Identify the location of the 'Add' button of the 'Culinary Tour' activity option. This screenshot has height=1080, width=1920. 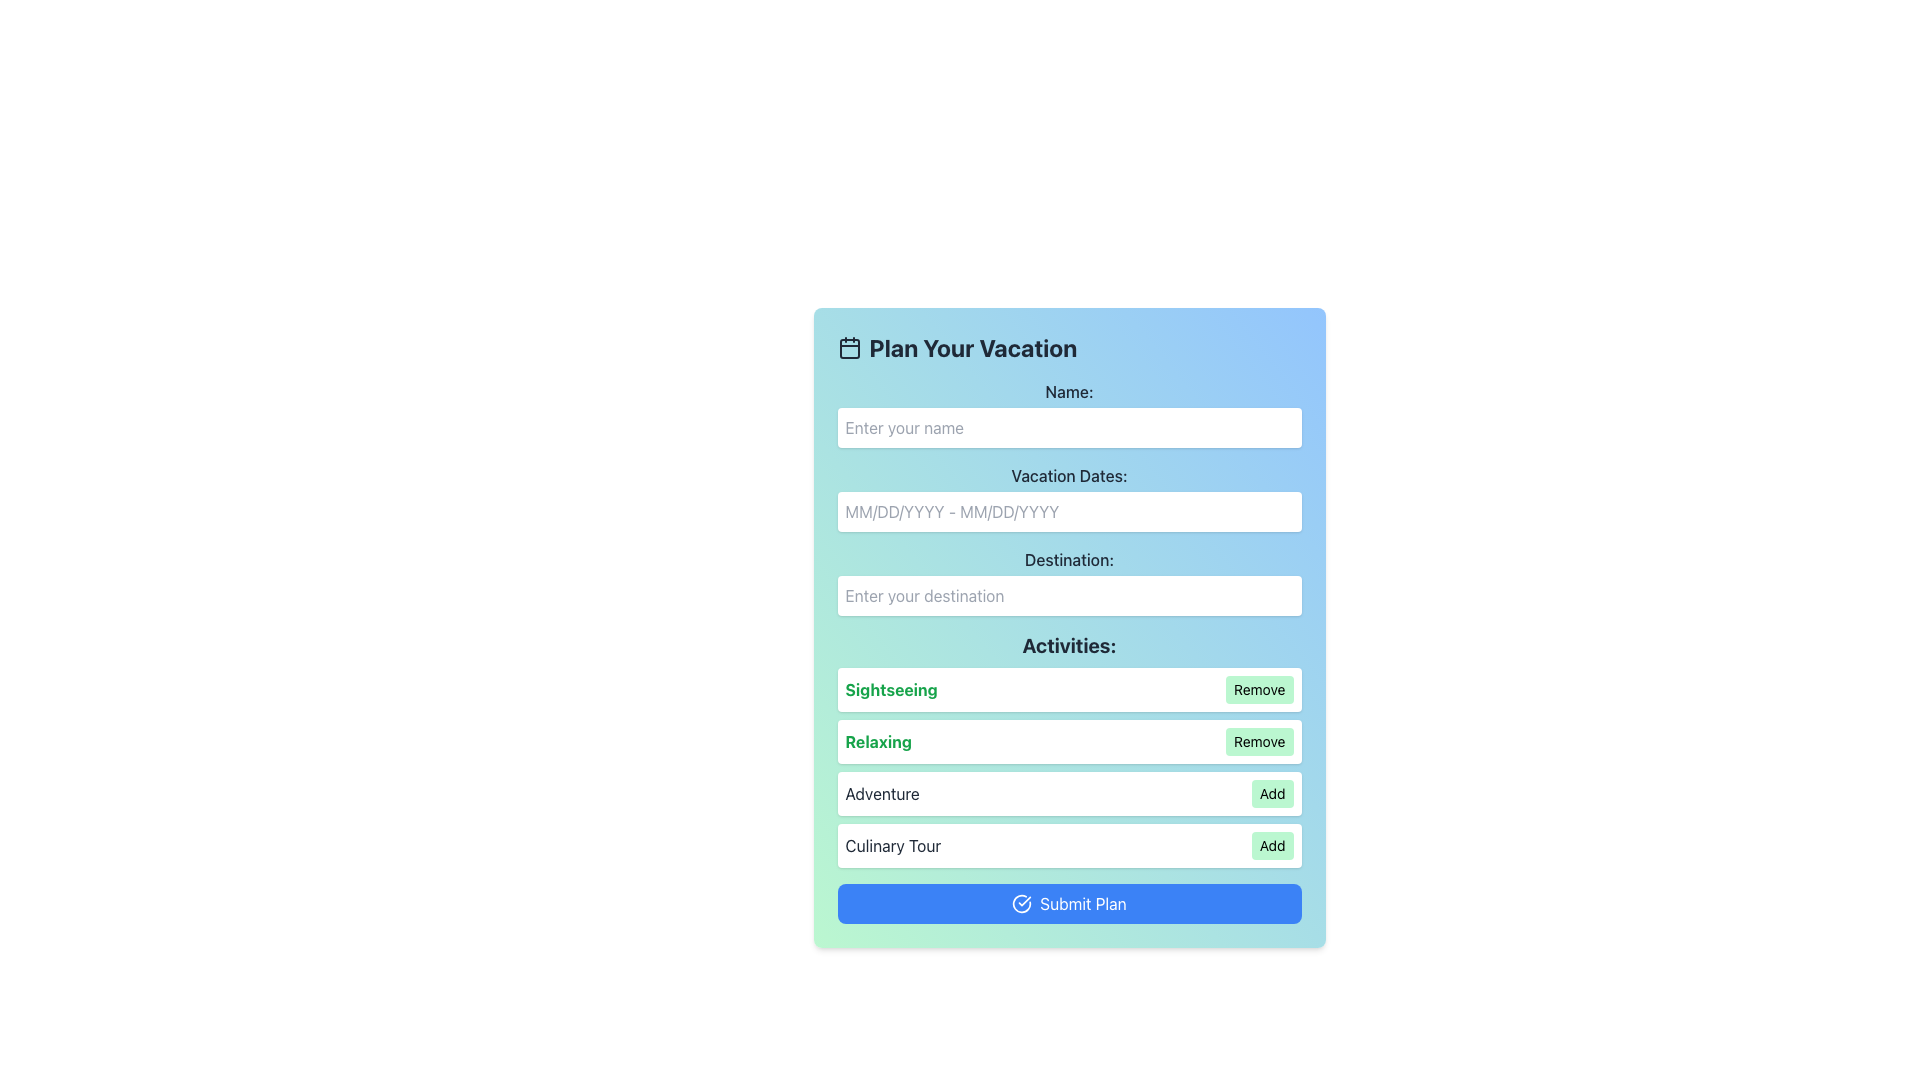
(1068, 845).